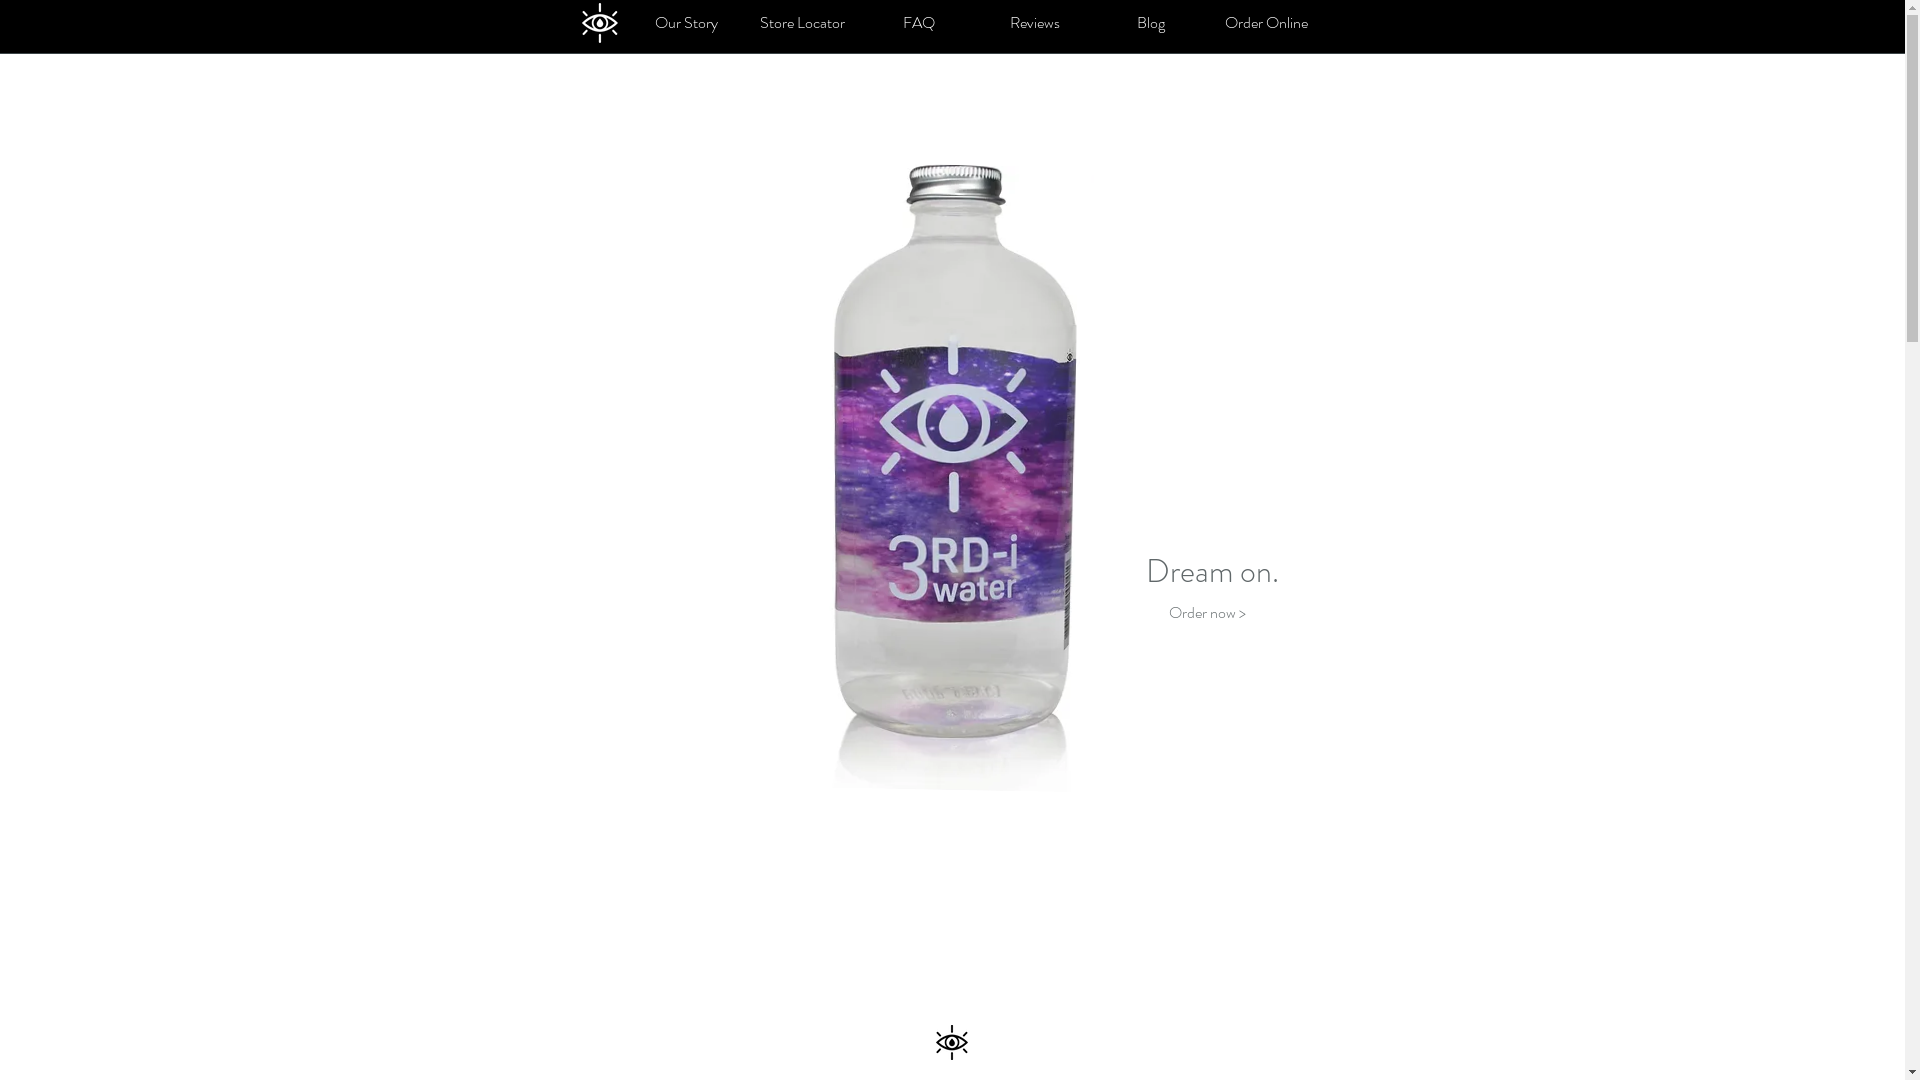  I want to click on 'Blog', so click(1150, 23).